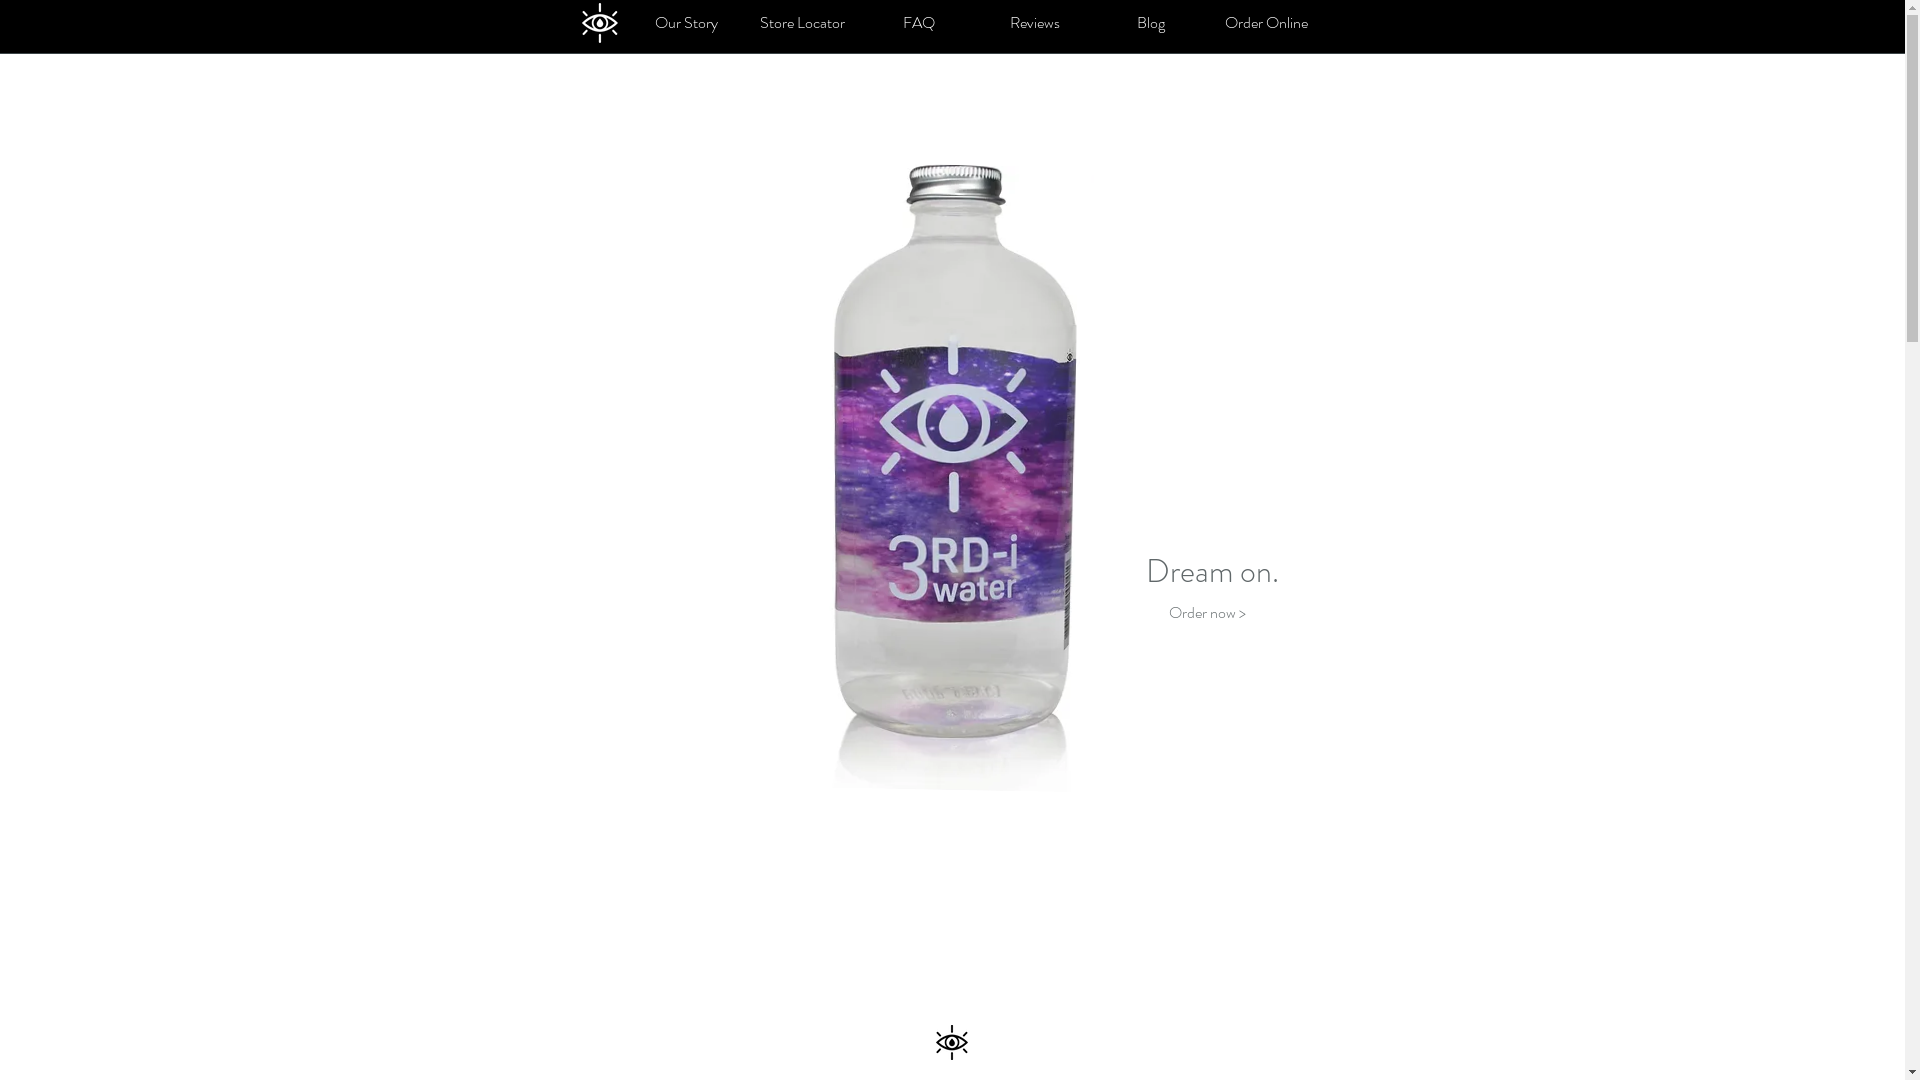  I want to click on 'Blog', so click(1150, 23).